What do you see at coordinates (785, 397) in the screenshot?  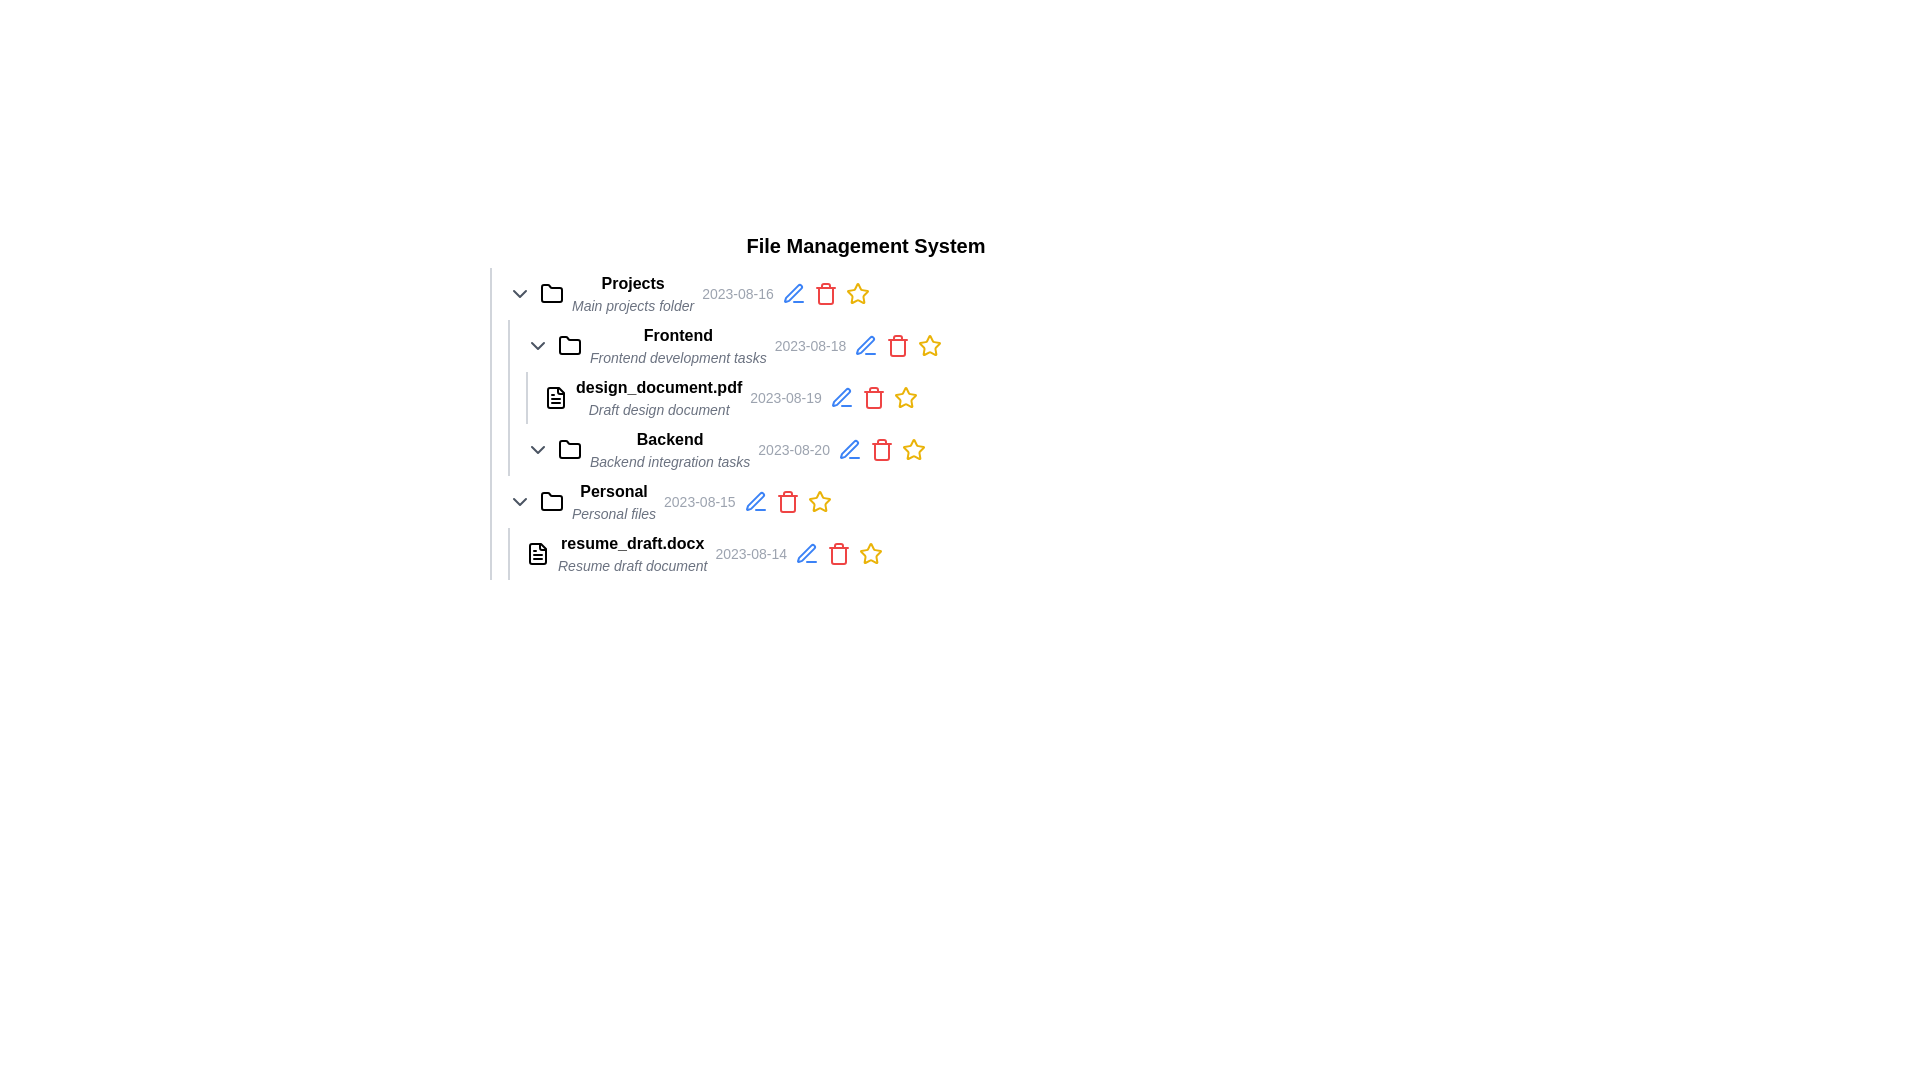 I see `the text label displaying the date '2023-08-19', which is styled in medium gray and aligned to the right, indicating it serves as metadata for the file 'design_document.pdf'` at bounding box center [785, 397].